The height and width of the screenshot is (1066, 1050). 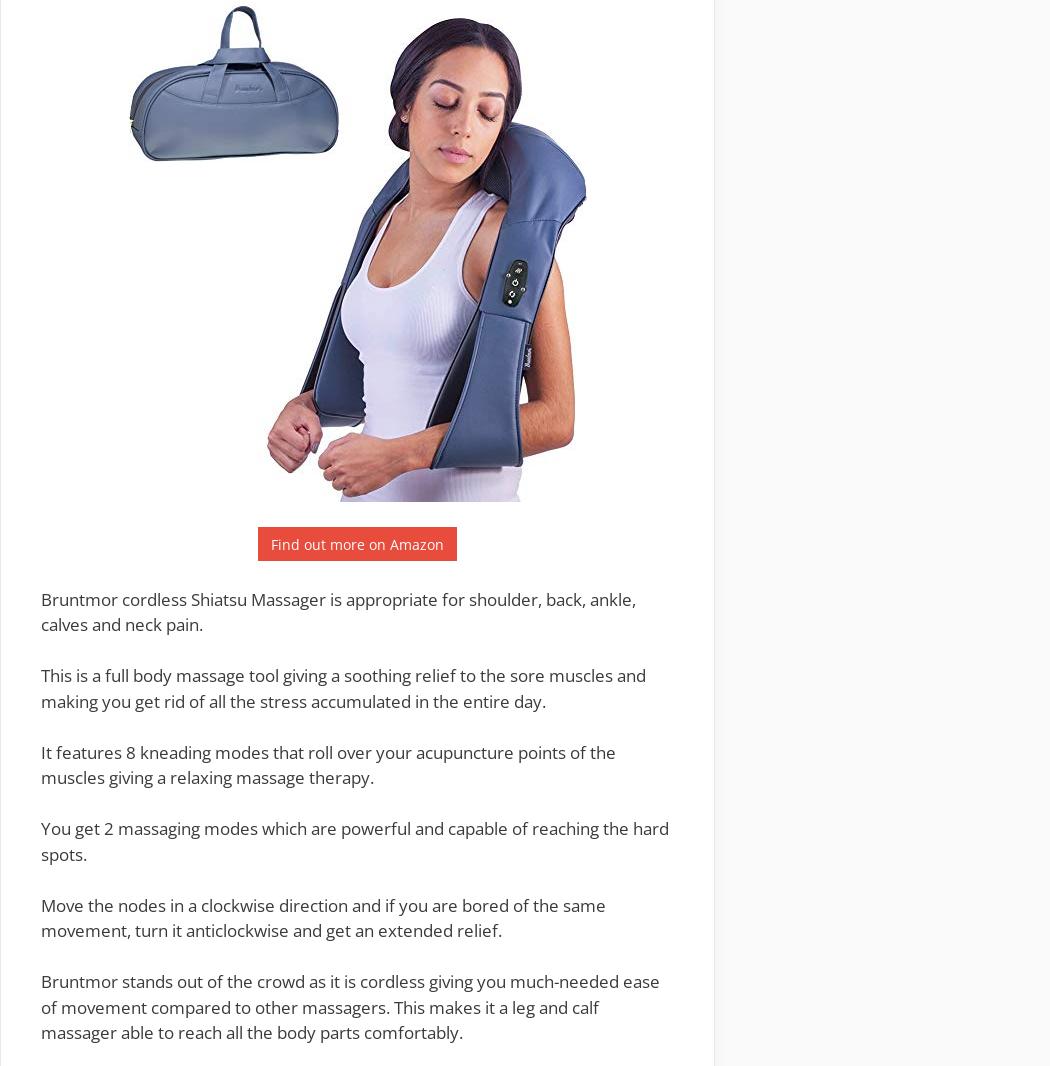 I want to click on '8 kneading modes', so click(x=125, y=750).